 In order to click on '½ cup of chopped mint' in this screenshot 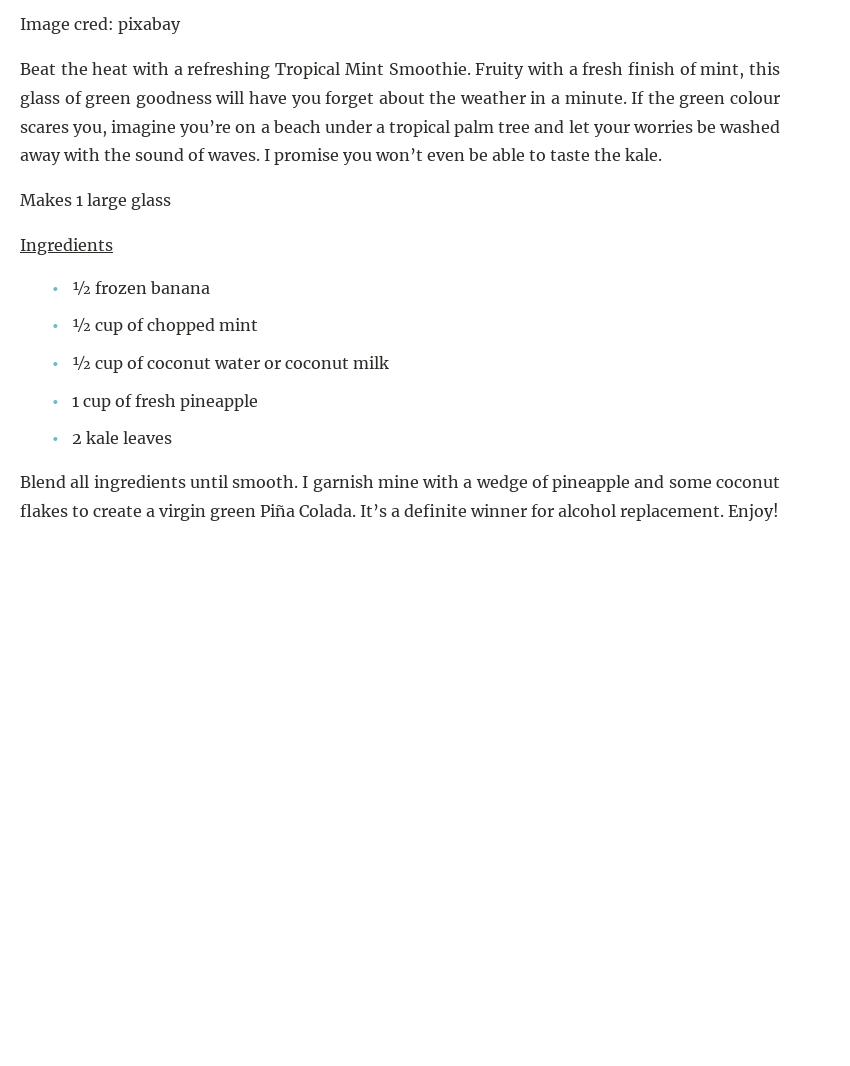, I will do `click(164, 325)`.